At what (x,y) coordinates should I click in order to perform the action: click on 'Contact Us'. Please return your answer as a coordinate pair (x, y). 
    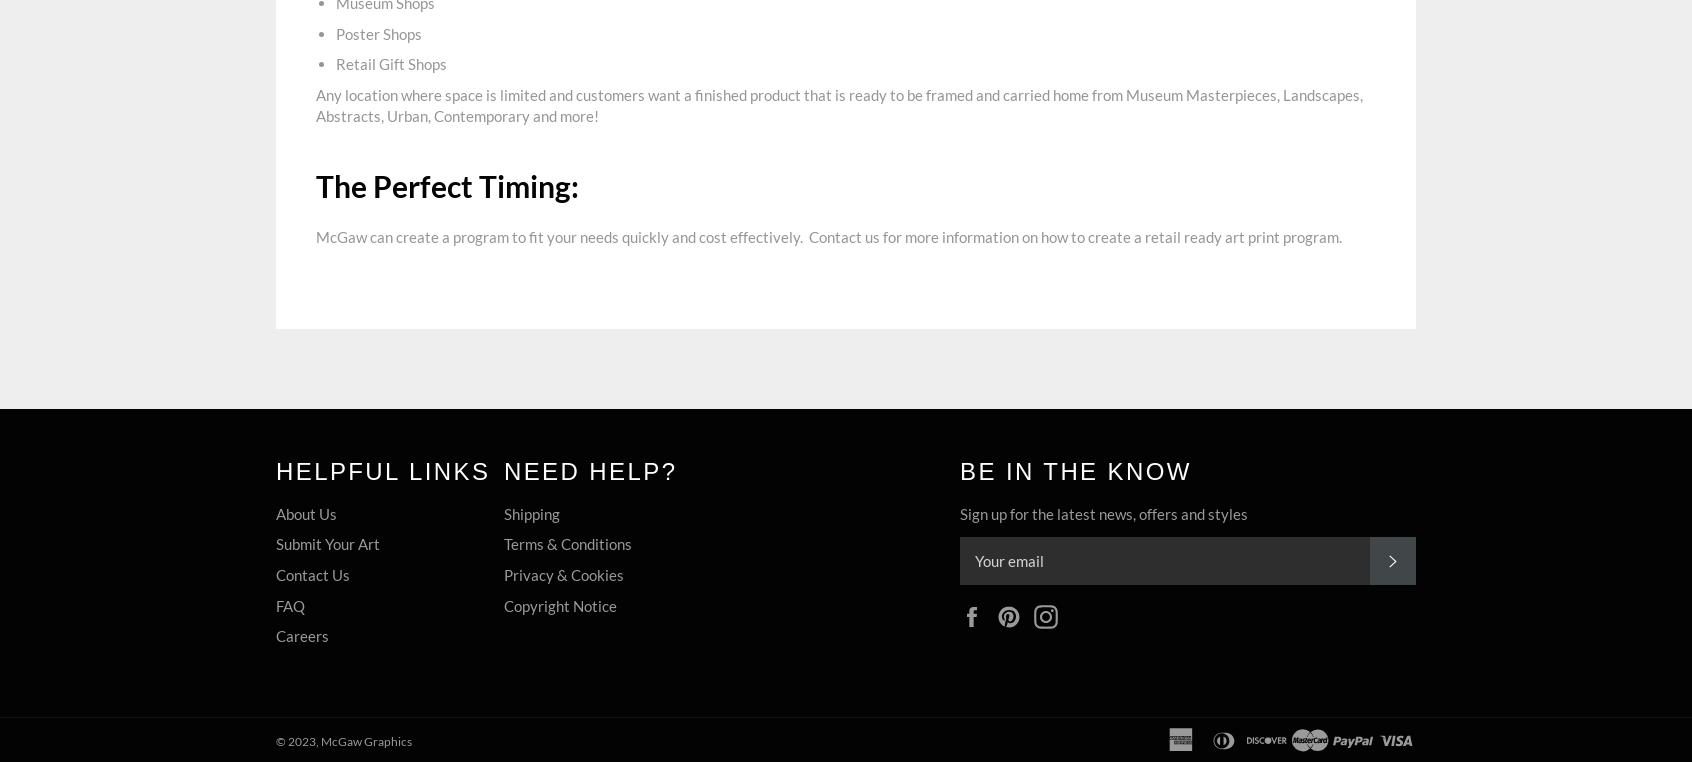
    Looking at the image, I should click on (312, 574).